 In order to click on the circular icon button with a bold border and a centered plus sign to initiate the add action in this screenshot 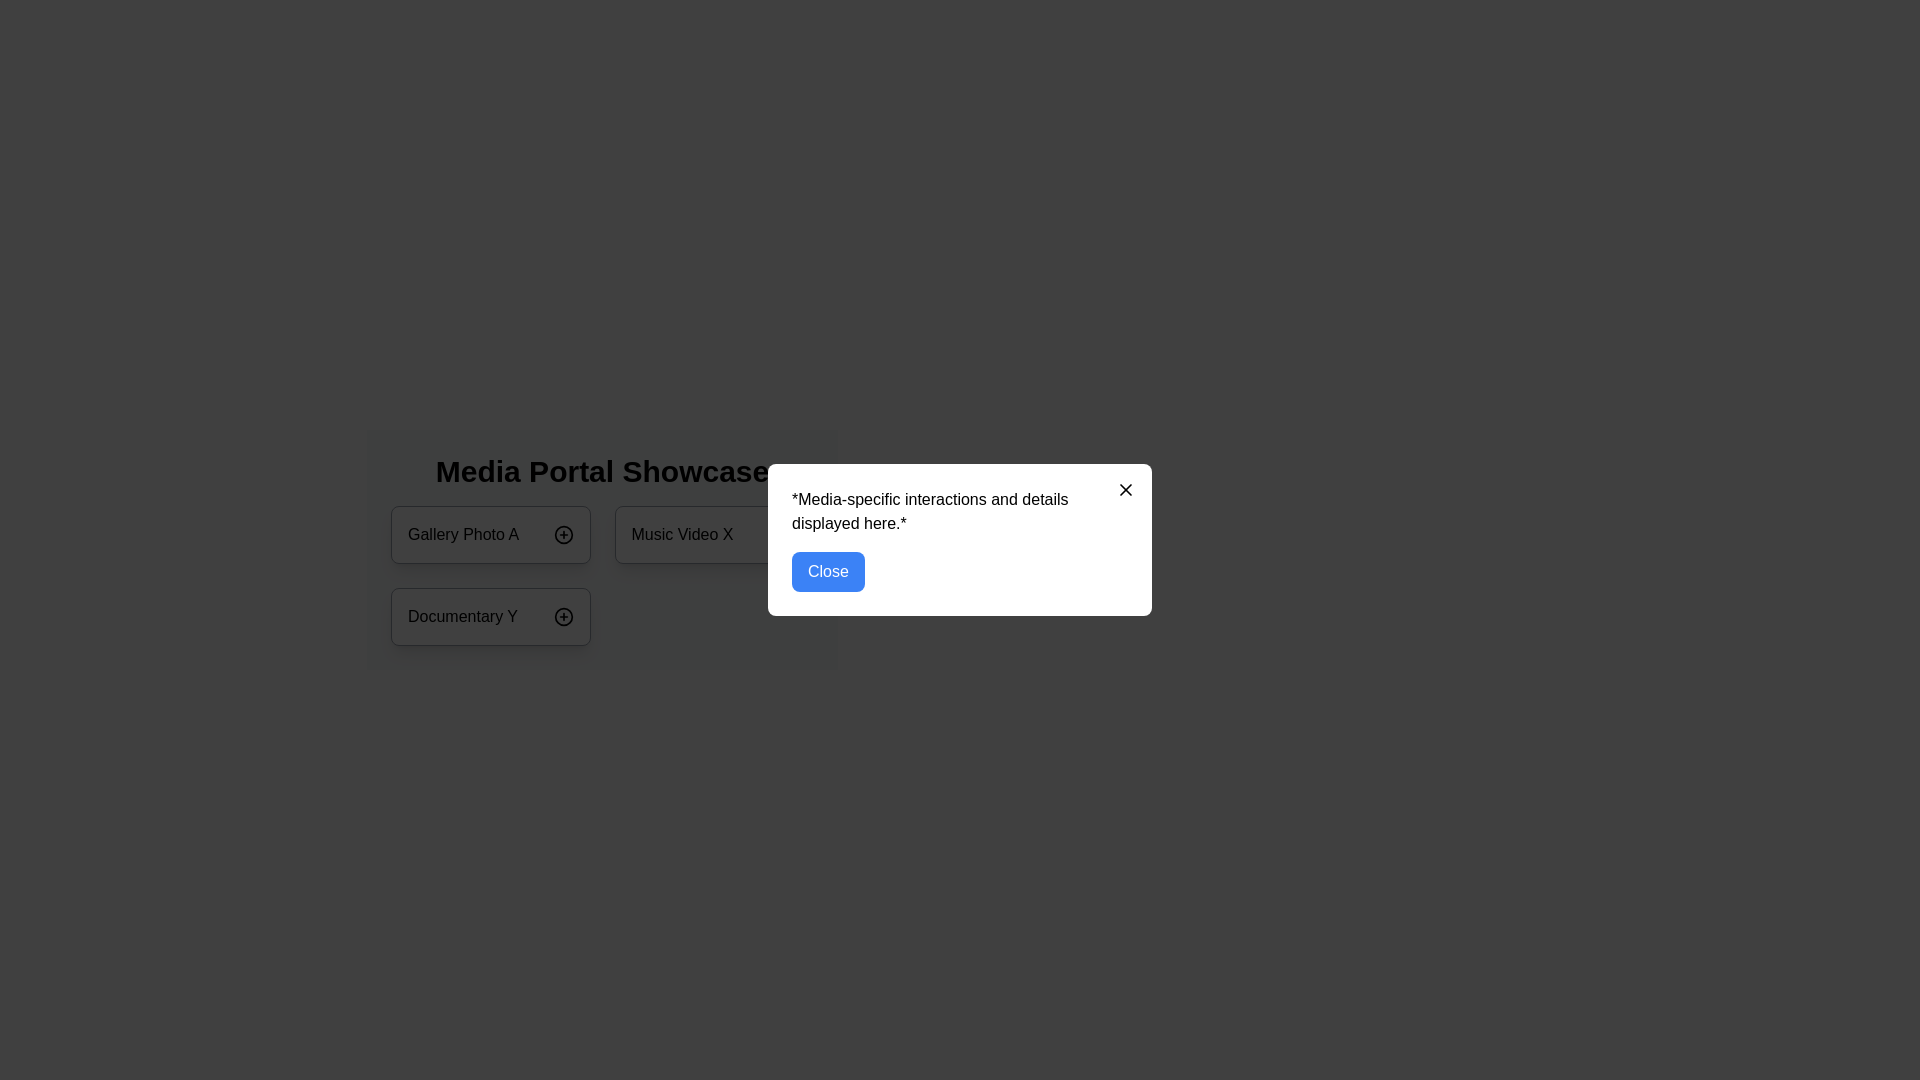, I will do `click(562, 616)`.